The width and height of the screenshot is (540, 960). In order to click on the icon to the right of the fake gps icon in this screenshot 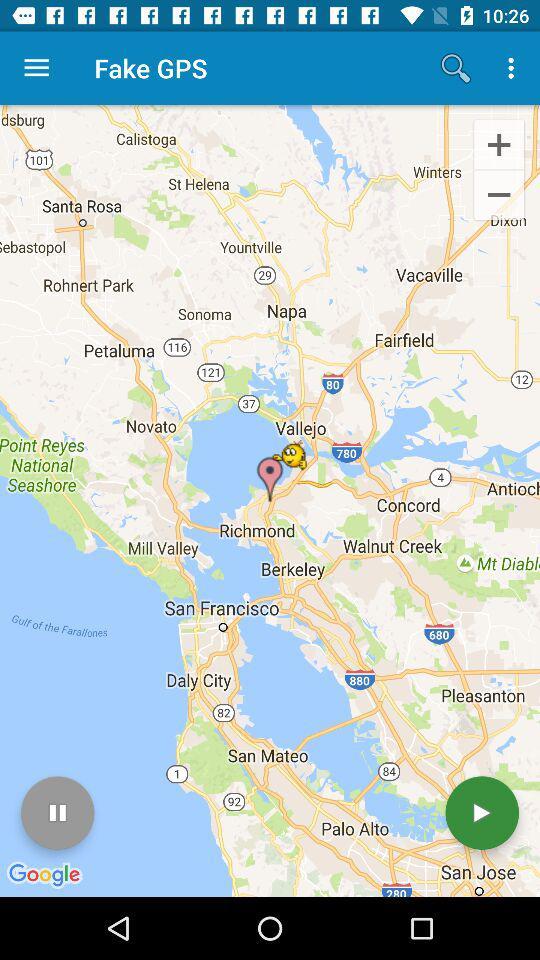, I will do `click(455, 68)`.